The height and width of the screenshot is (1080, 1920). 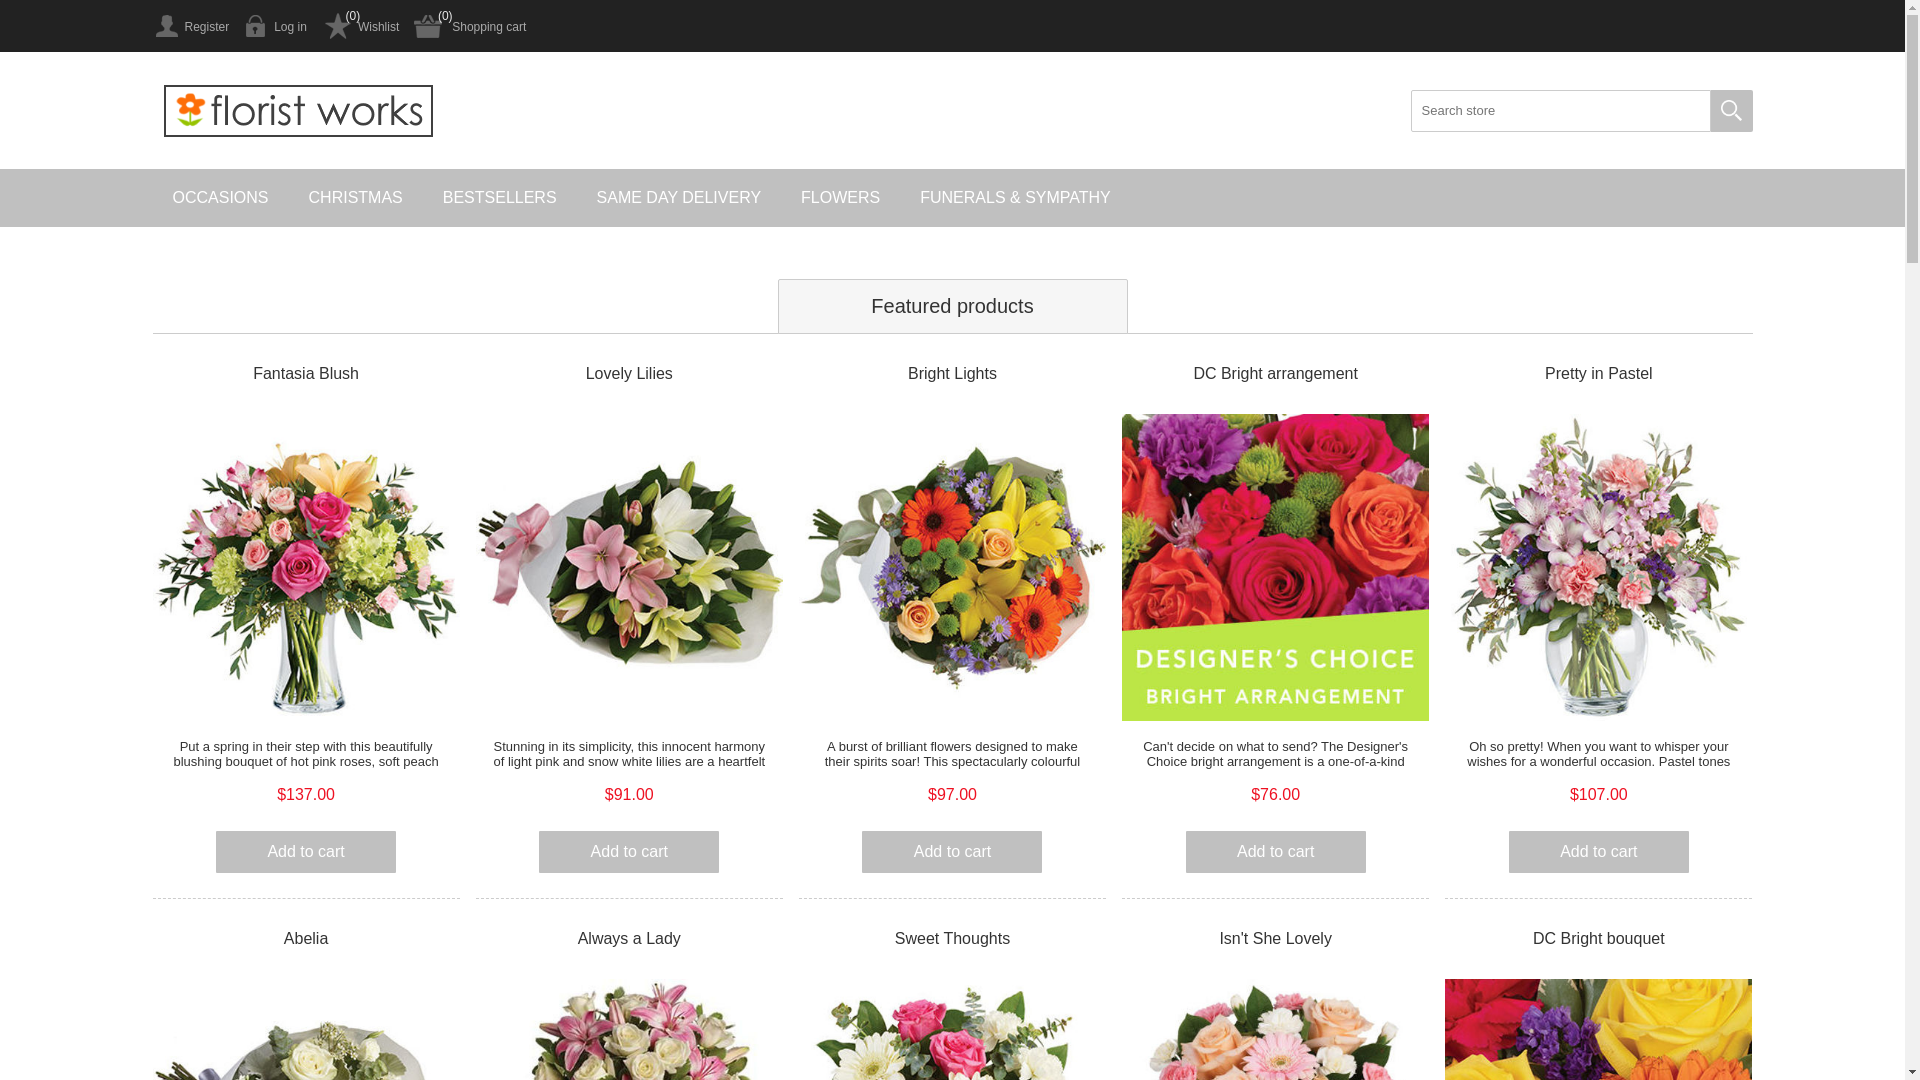 I want to click on 'FLOWERS', so click(x=840, y=197).